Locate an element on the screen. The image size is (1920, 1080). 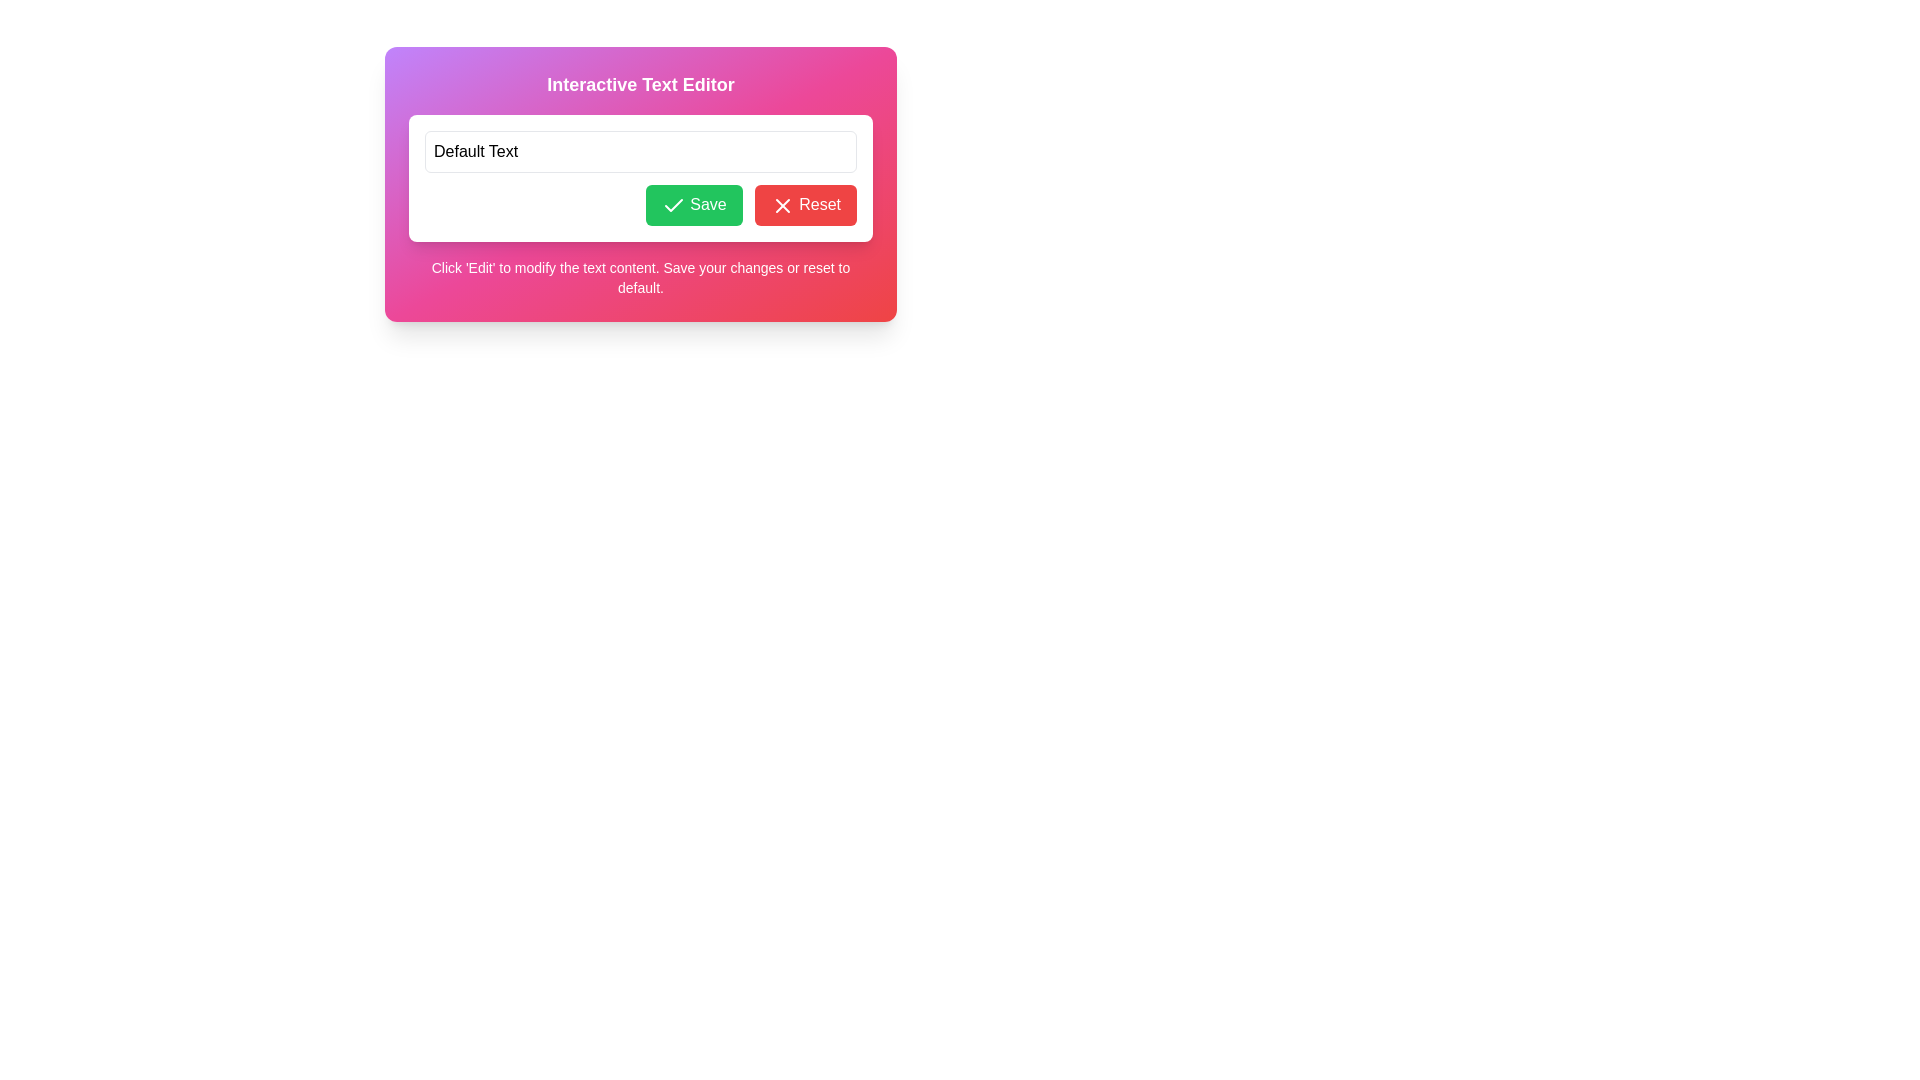
green checkmark icon located inside the 'Save' button next to the text 'Save' in the interactive panel is located at coordinates (673, 205).